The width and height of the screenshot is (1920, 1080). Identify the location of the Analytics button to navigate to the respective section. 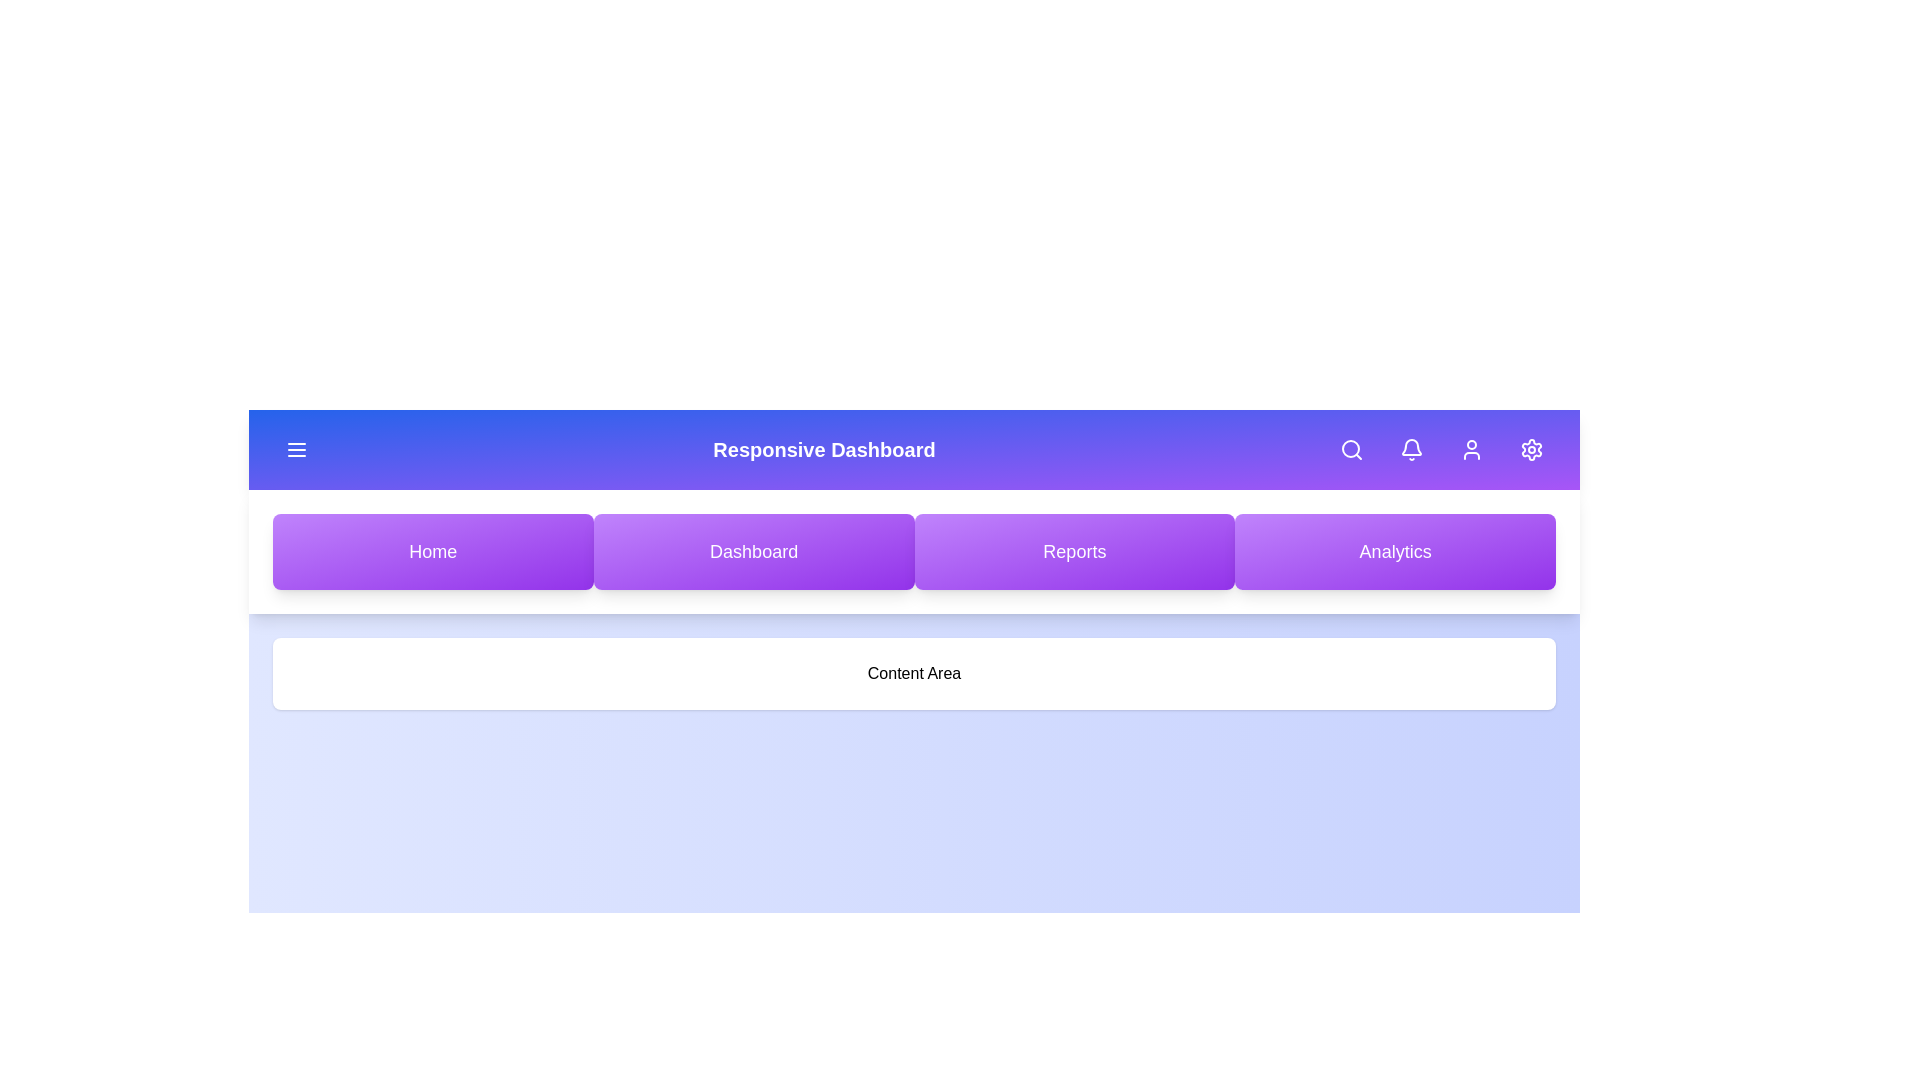
(1394, 551).